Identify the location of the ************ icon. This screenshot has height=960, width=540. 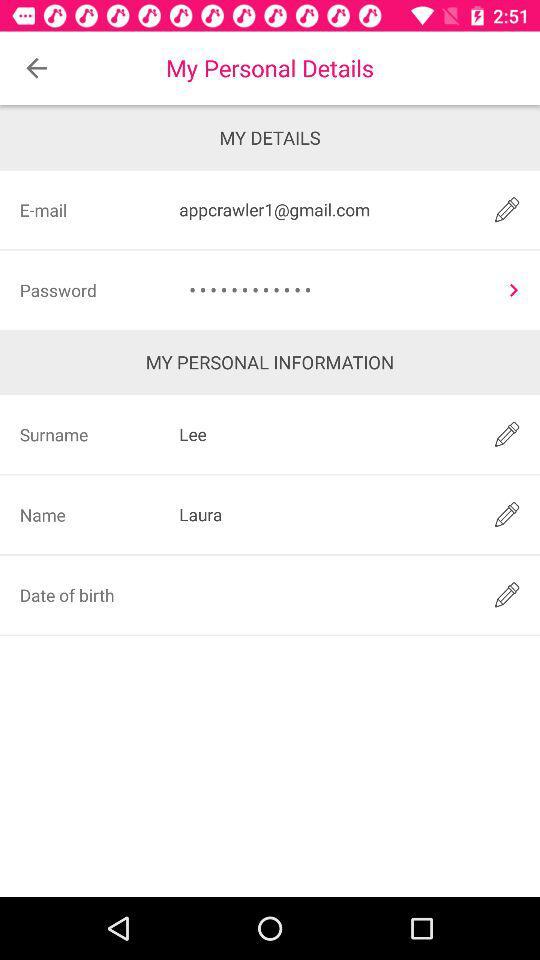
(334, 289).